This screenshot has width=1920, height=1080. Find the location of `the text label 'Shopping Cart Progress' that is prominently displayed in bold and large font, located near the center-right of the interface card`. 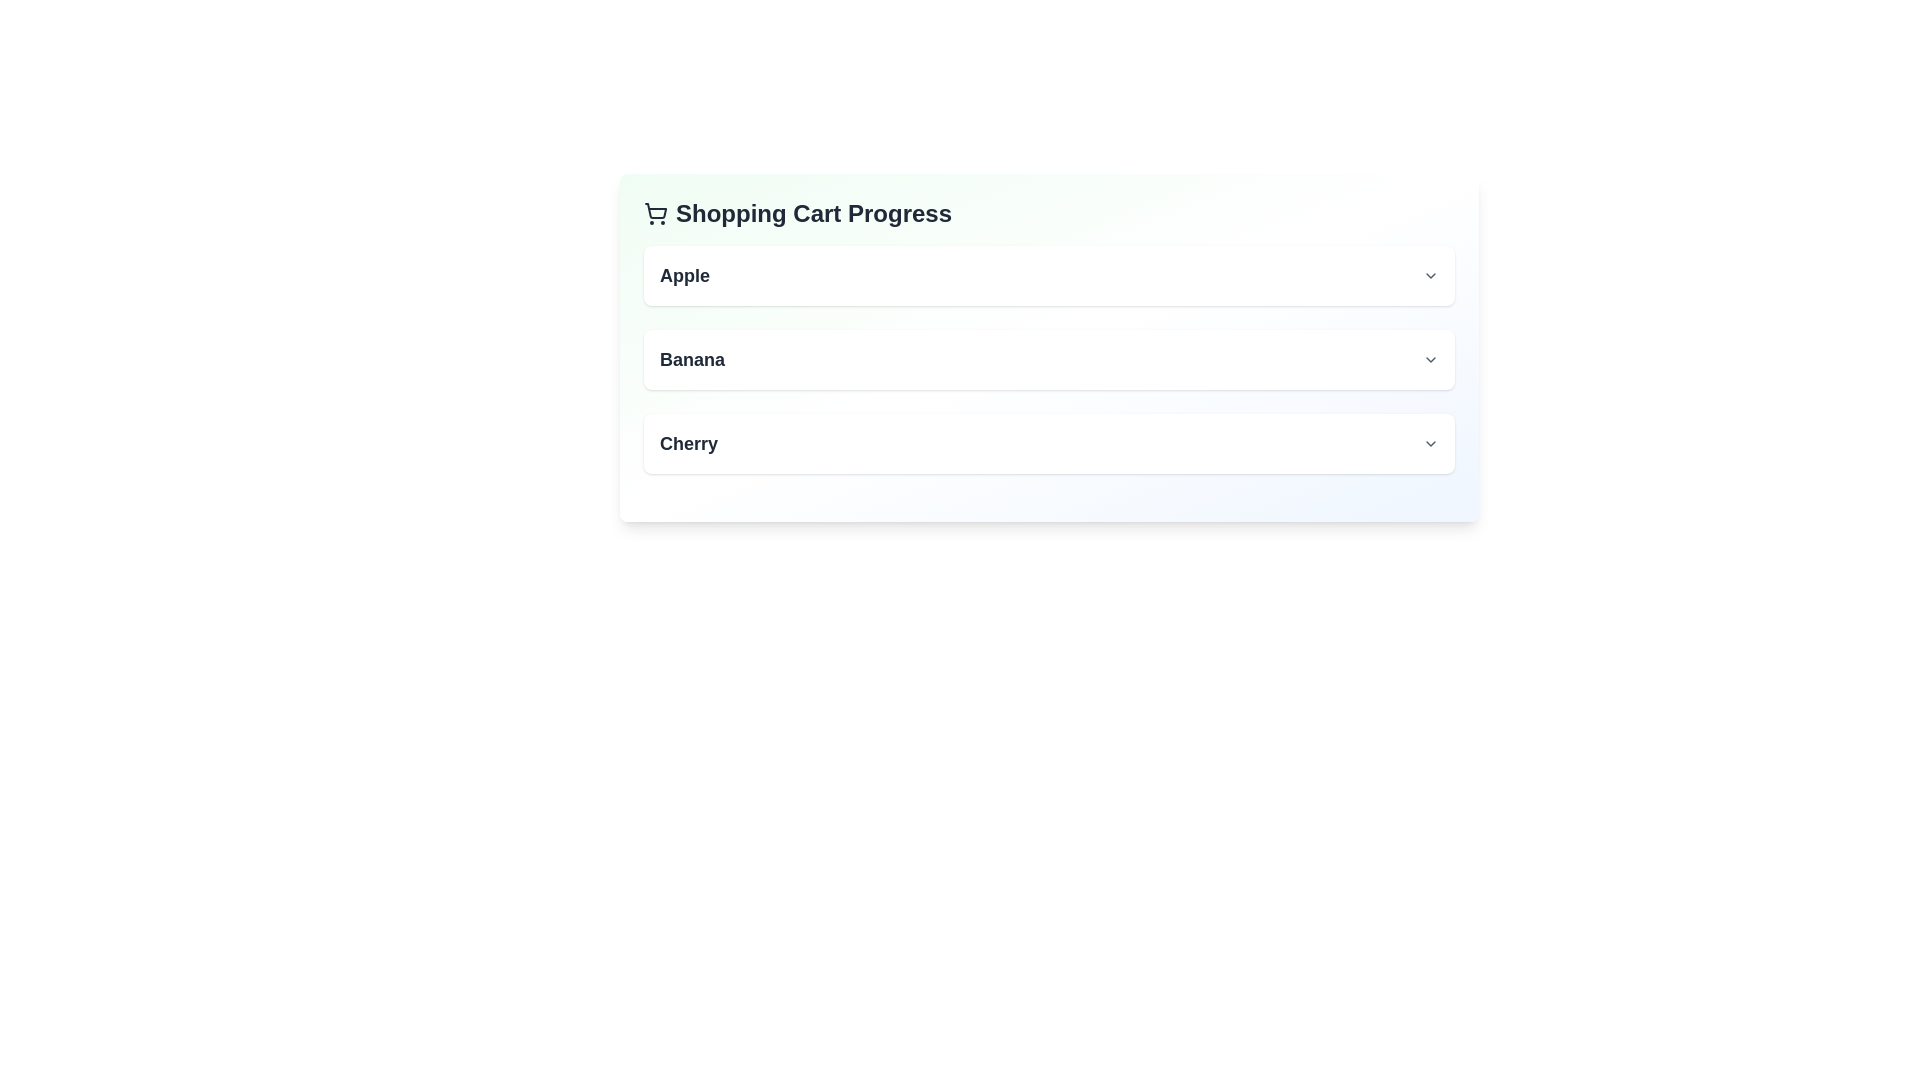

the text label 'Shopping Cart Progress' that is prominently displayed in bold and large font, located near the center-right of the interface card is located at coordinates (814, 213).